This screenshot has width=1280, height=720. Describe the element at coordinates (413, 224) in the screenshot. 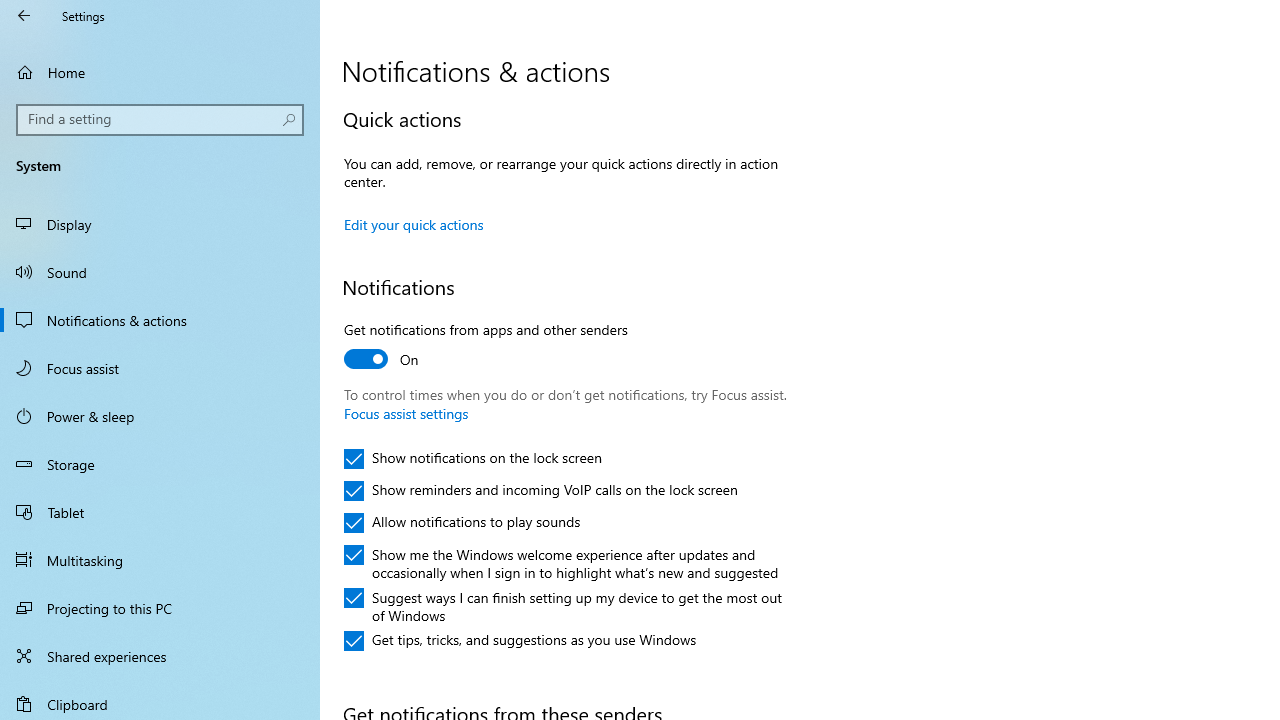

I see `'Edit your quick actions'` at that location.